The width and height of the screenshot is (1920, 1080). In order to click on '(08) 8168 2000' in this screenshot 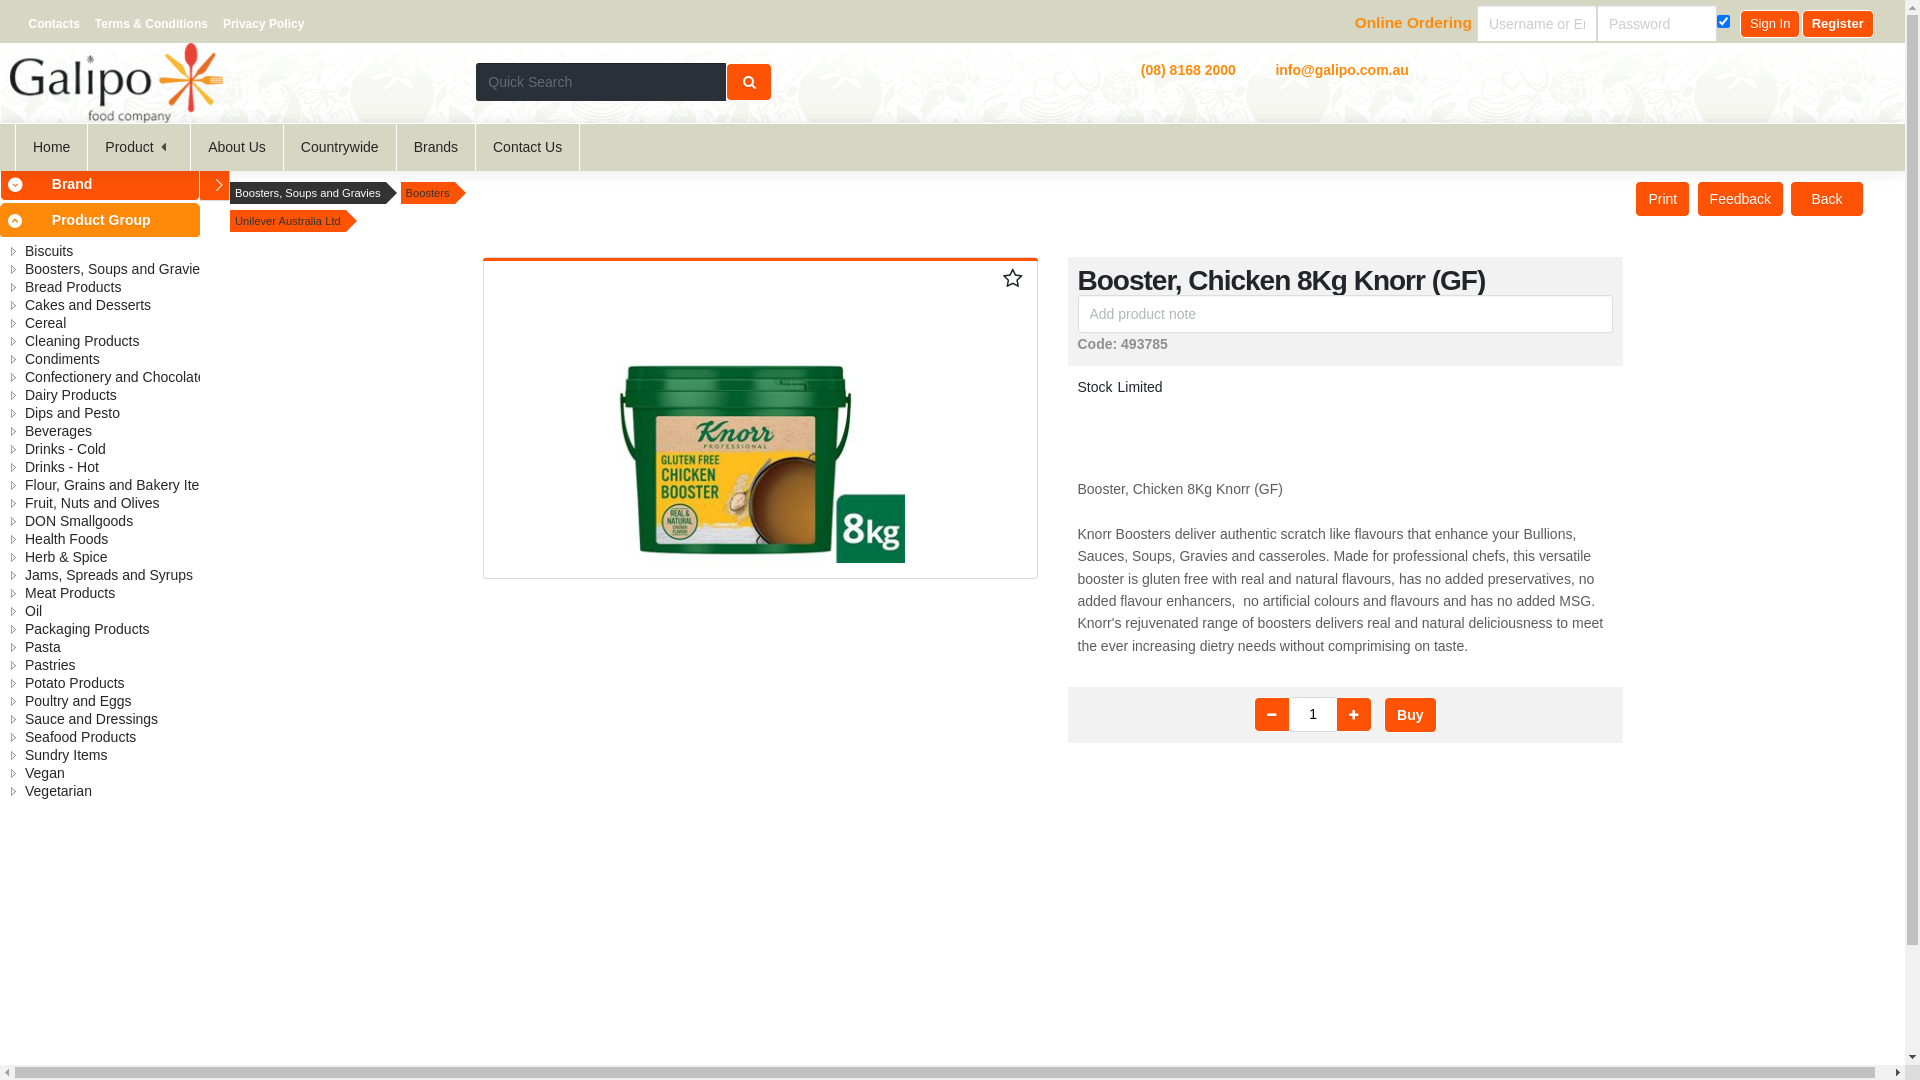, I will do `click(1188, 68)`.